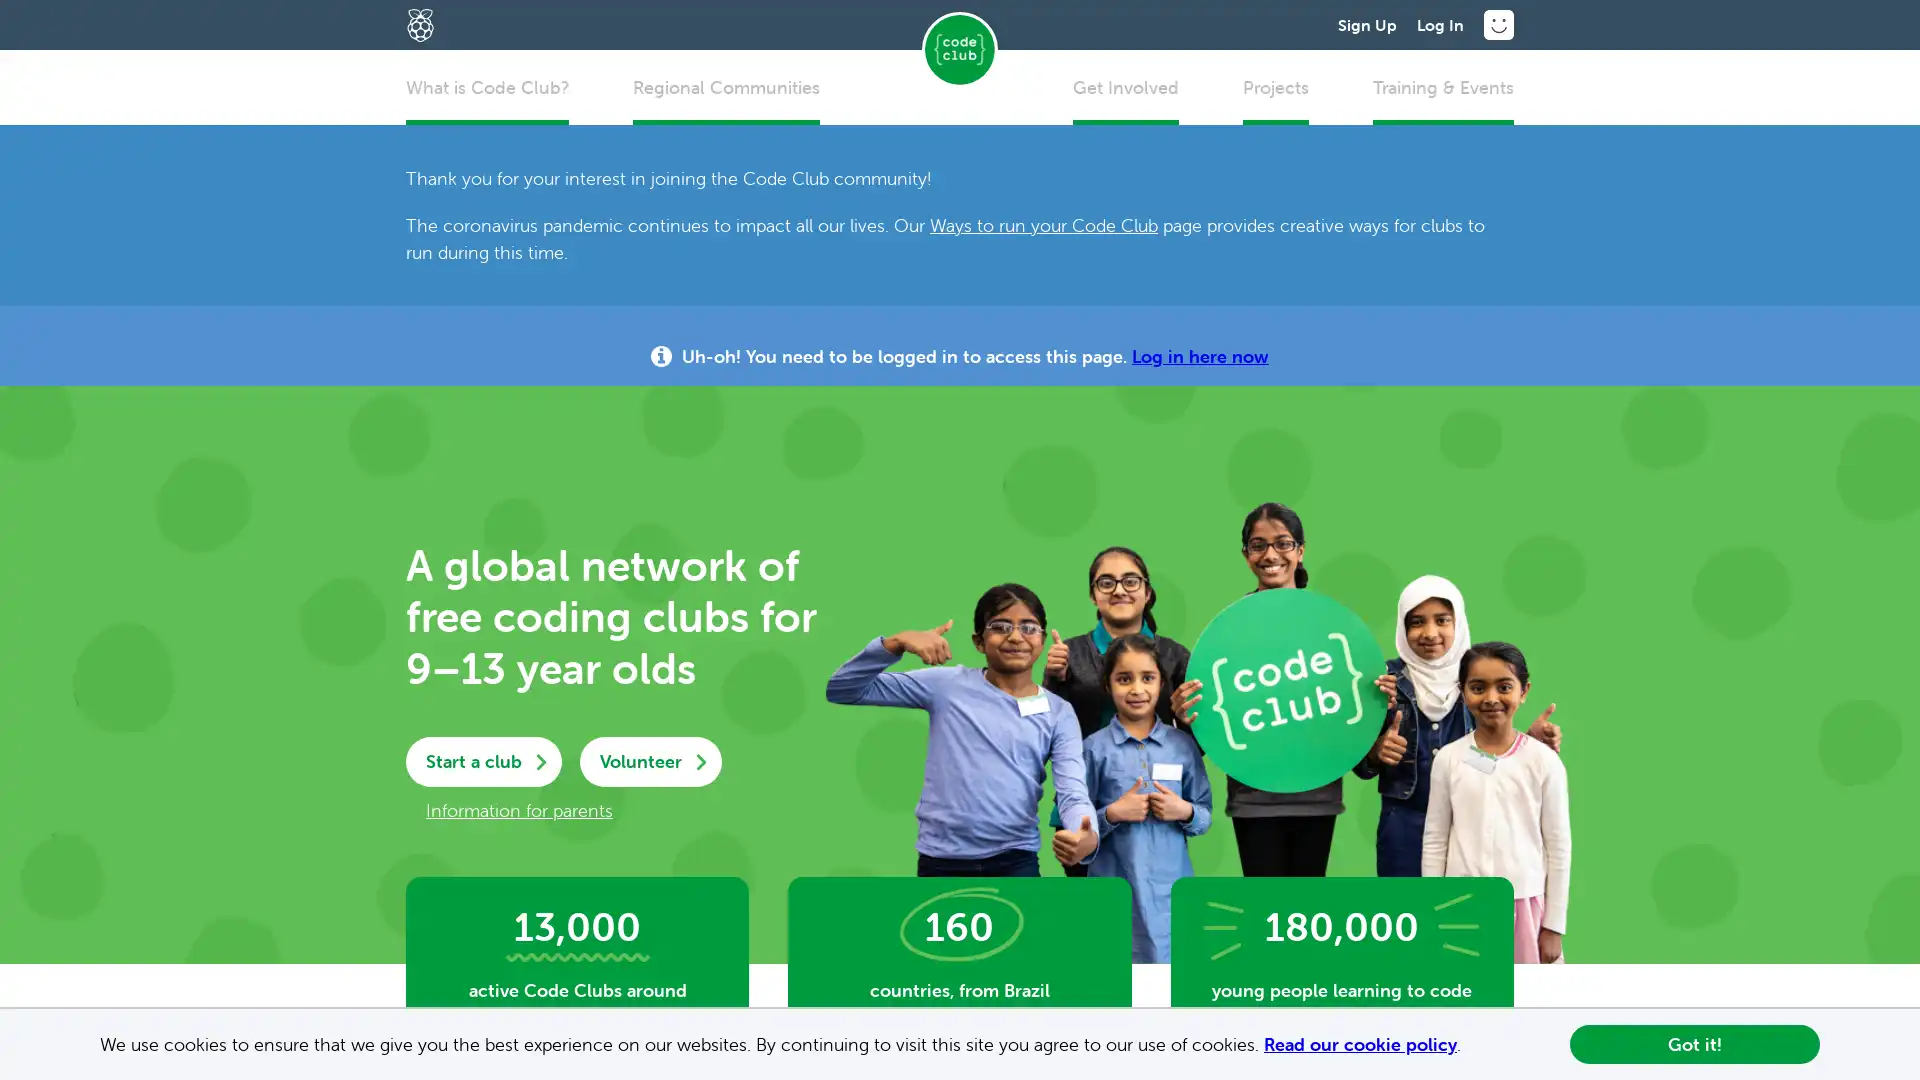 The width and height of the screenshot is (1920, 1080). Describe the element at coordinates (1693, 1043) in the screenshot. I see `dismiss cookie message` at that location.